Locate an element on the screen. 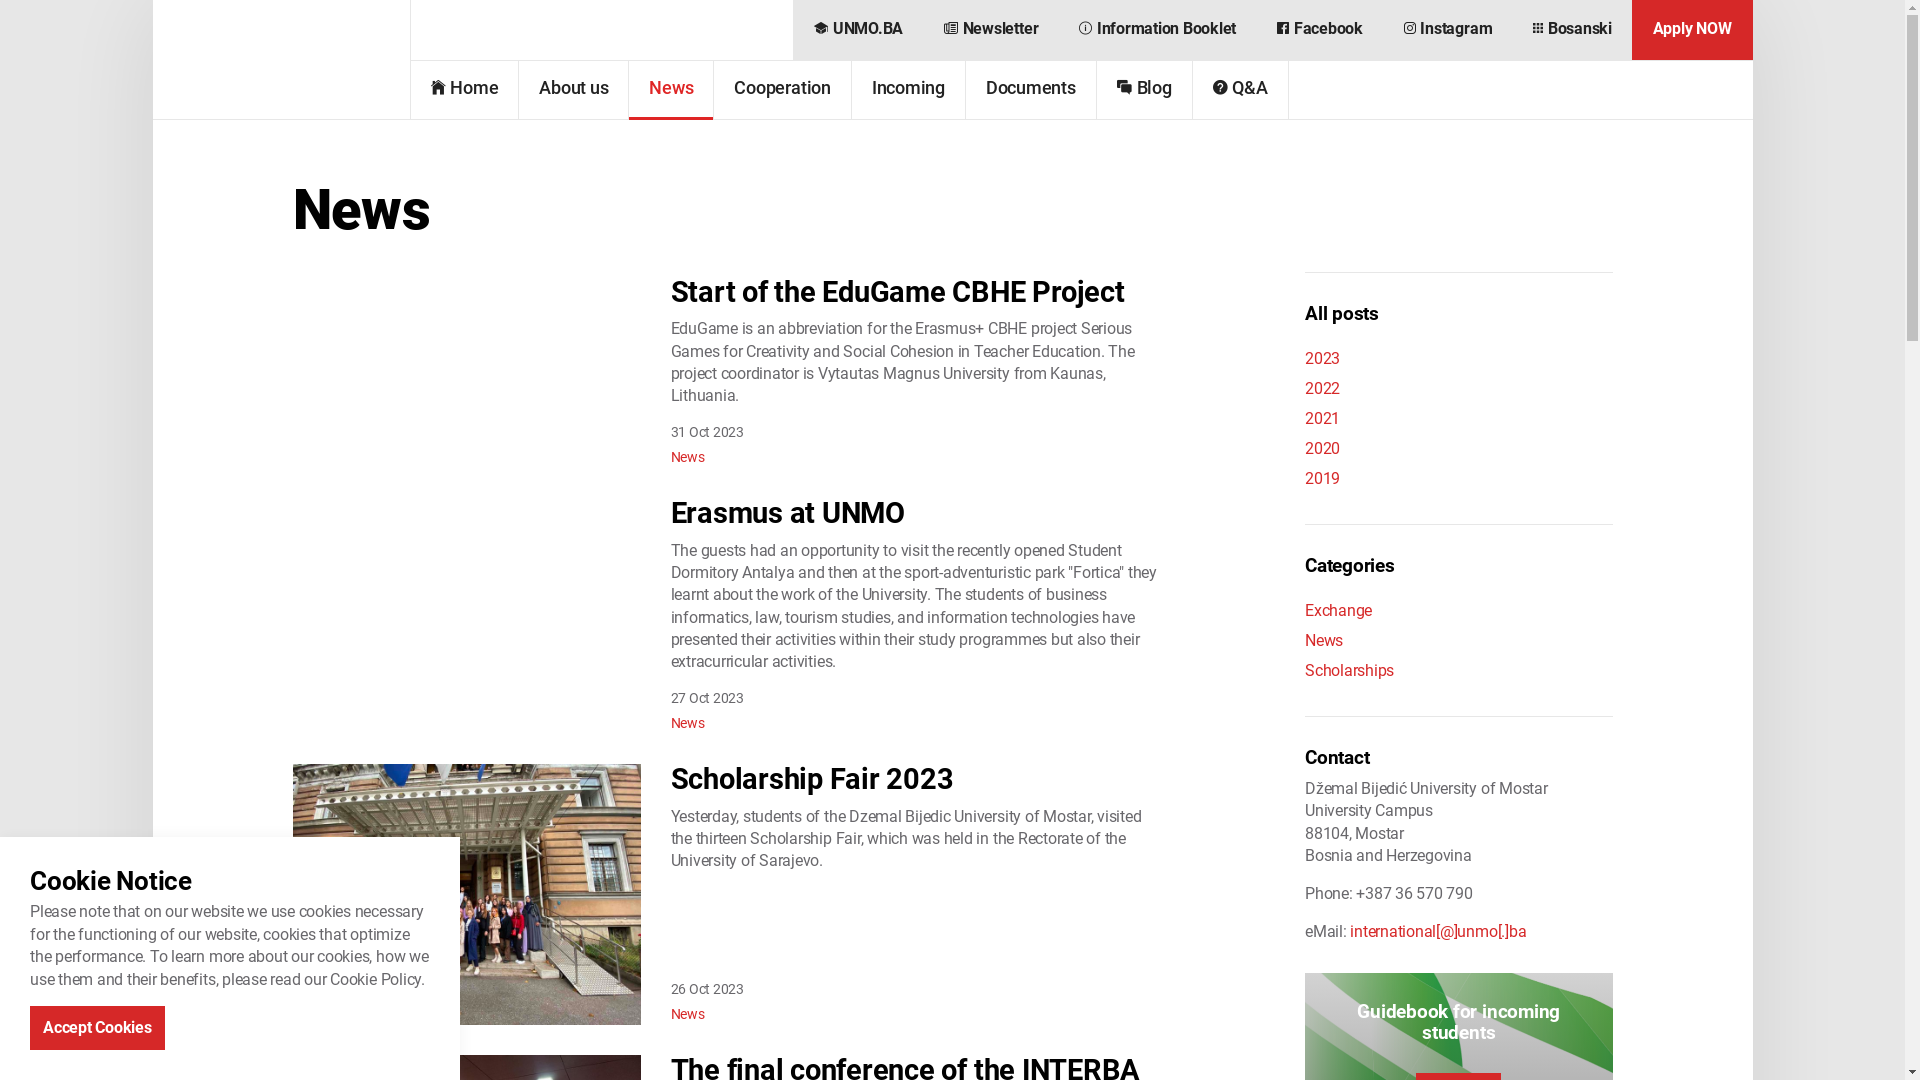 The width and height of the screenshot is (1920, 1080). 'Cooperation' is located at coordinates (781, 88).